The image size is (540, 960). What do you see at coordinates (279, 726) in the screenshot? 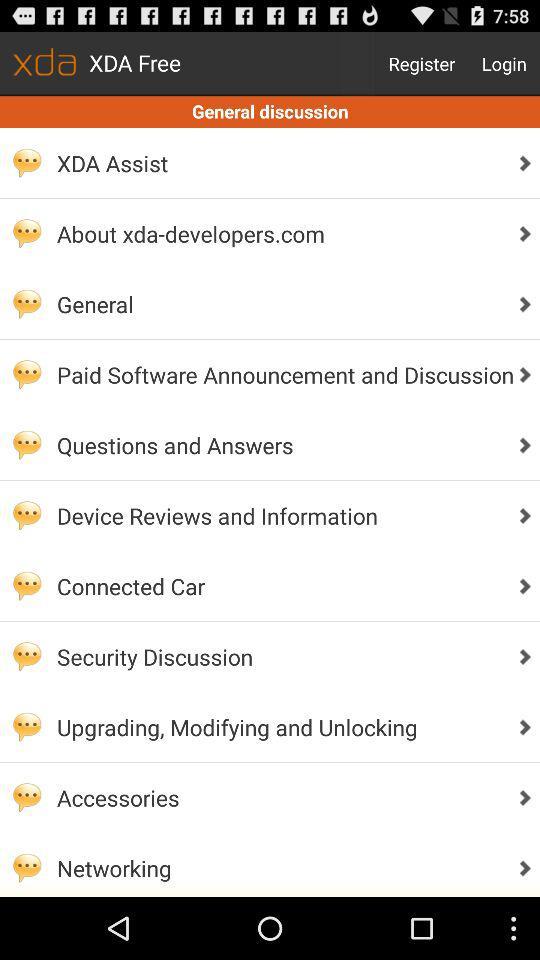
I see `upgrading modifying and app` at bounding box center [279, 726].